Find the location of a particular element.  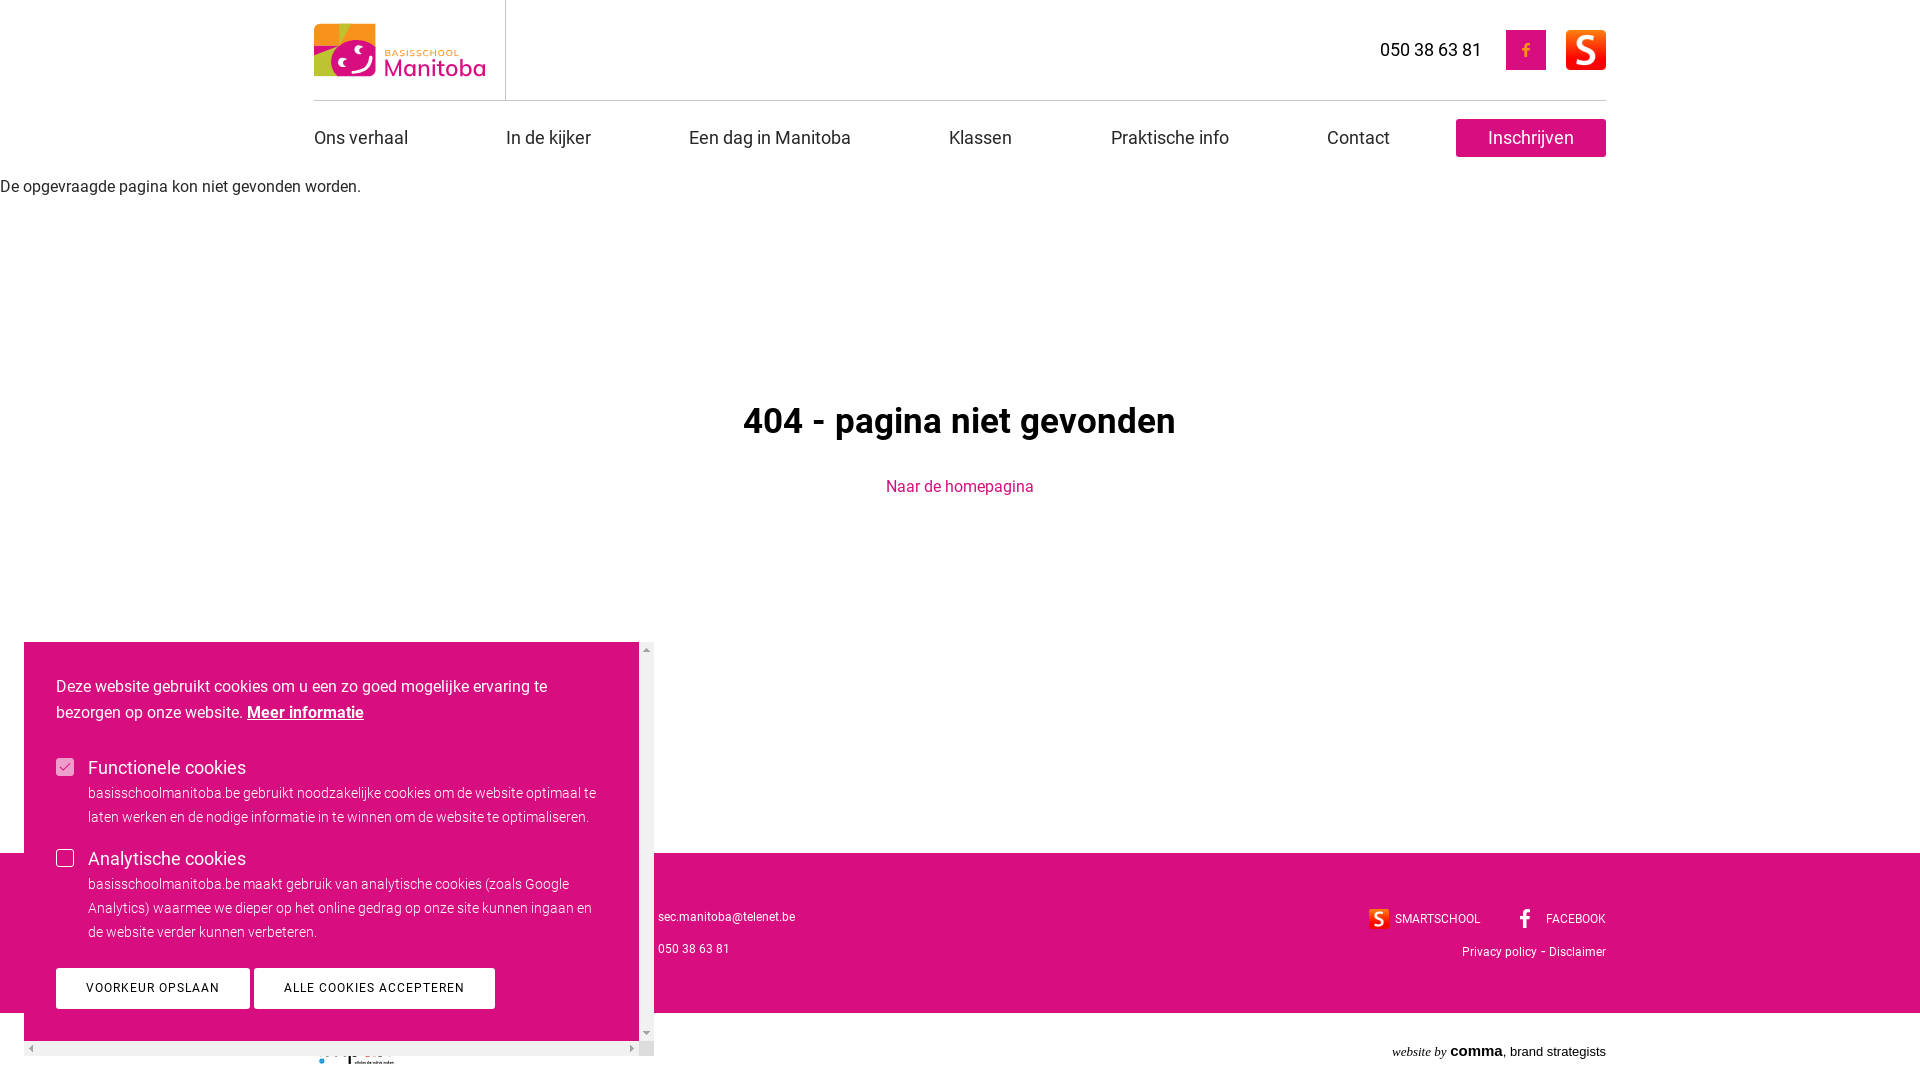

'Ons verhaal' is located at coordinates (377, 137).